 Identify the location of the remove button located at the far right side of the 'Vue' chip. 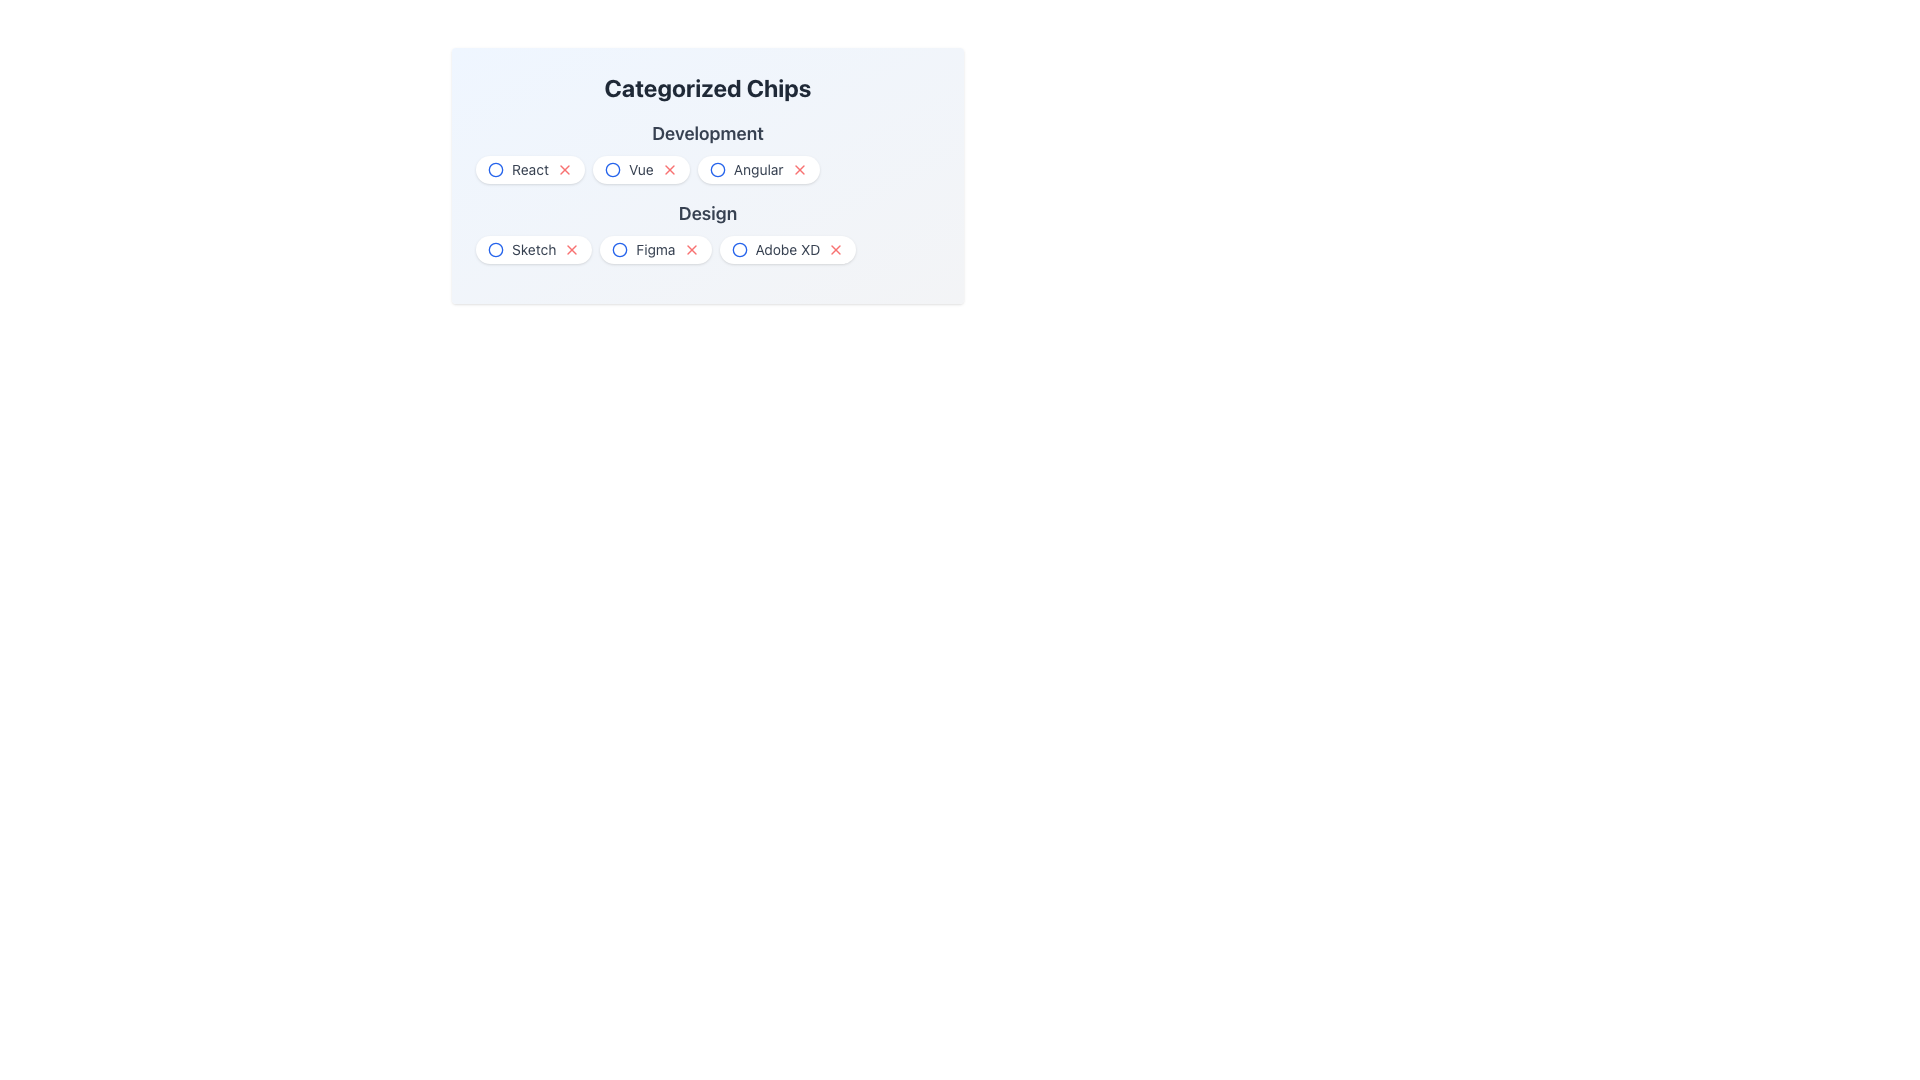
(669, 168).